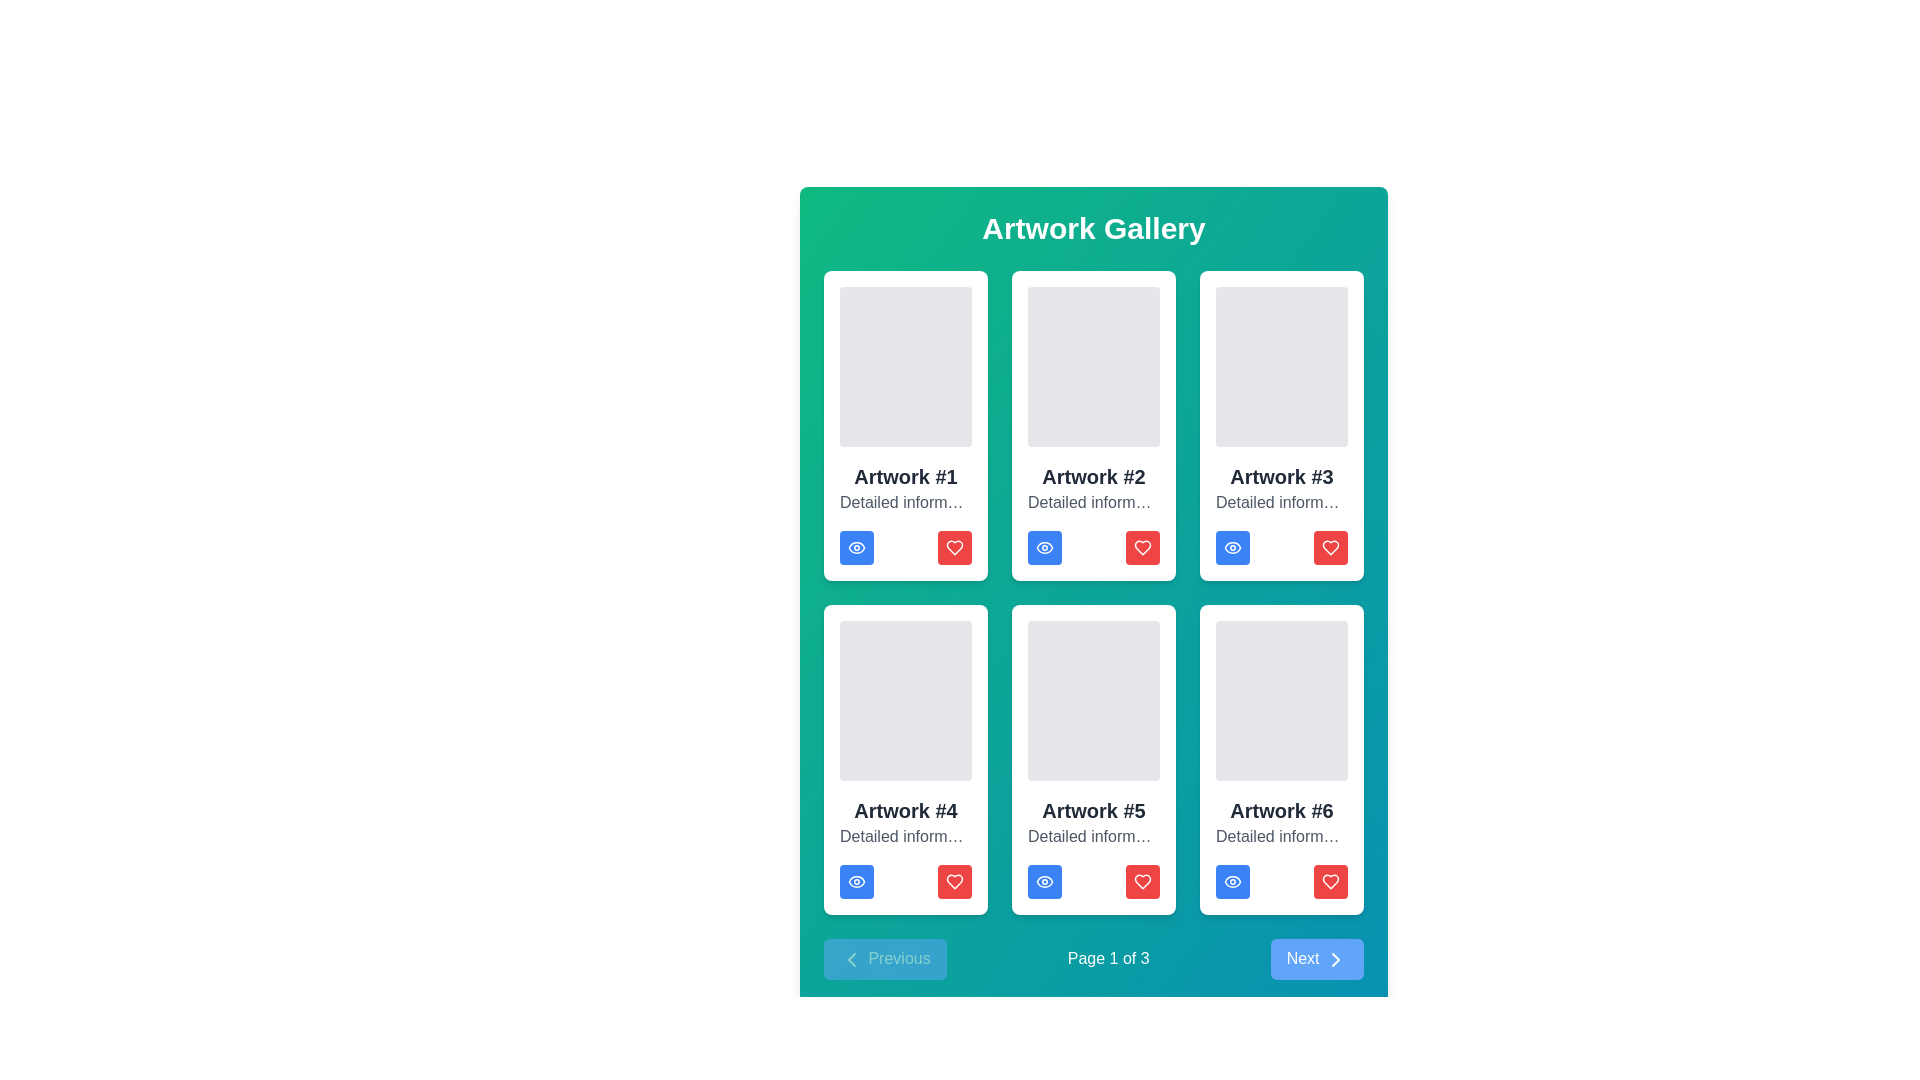  I want to click on the eye icon part within the 'Artwork #6' card, so click(1232, 881).